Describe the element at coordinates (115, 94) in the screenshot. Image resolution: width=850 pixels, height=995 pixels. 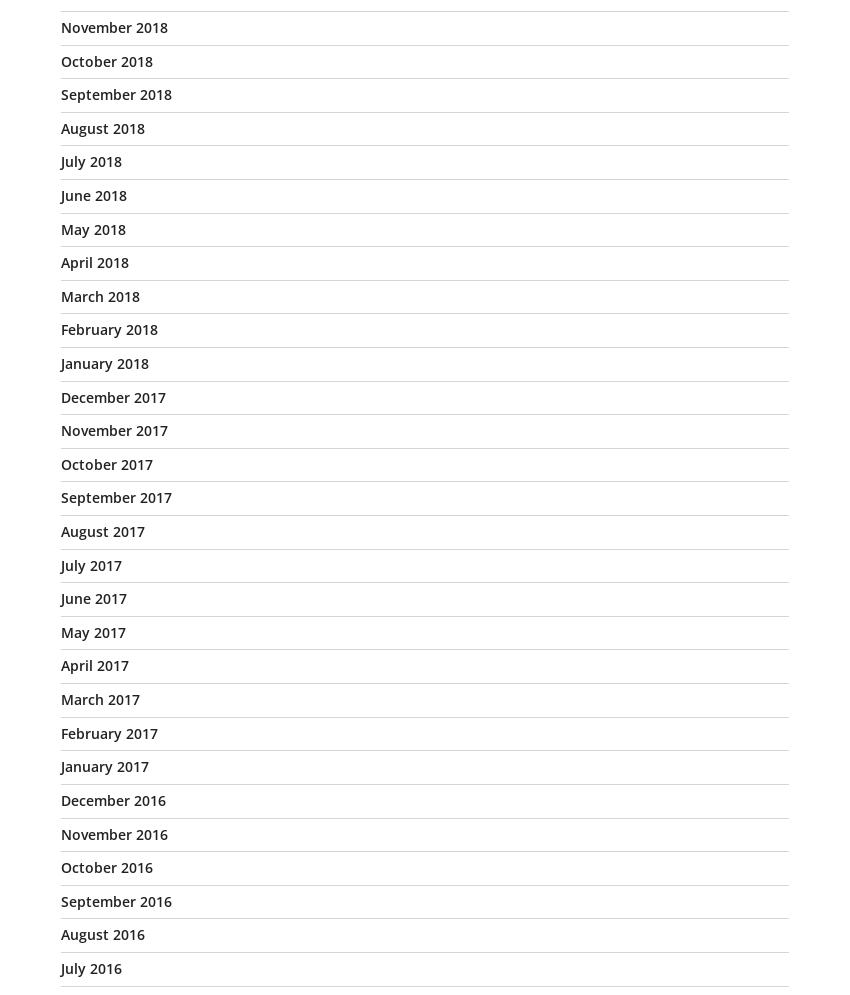
I see `'September 2018'` at that location.